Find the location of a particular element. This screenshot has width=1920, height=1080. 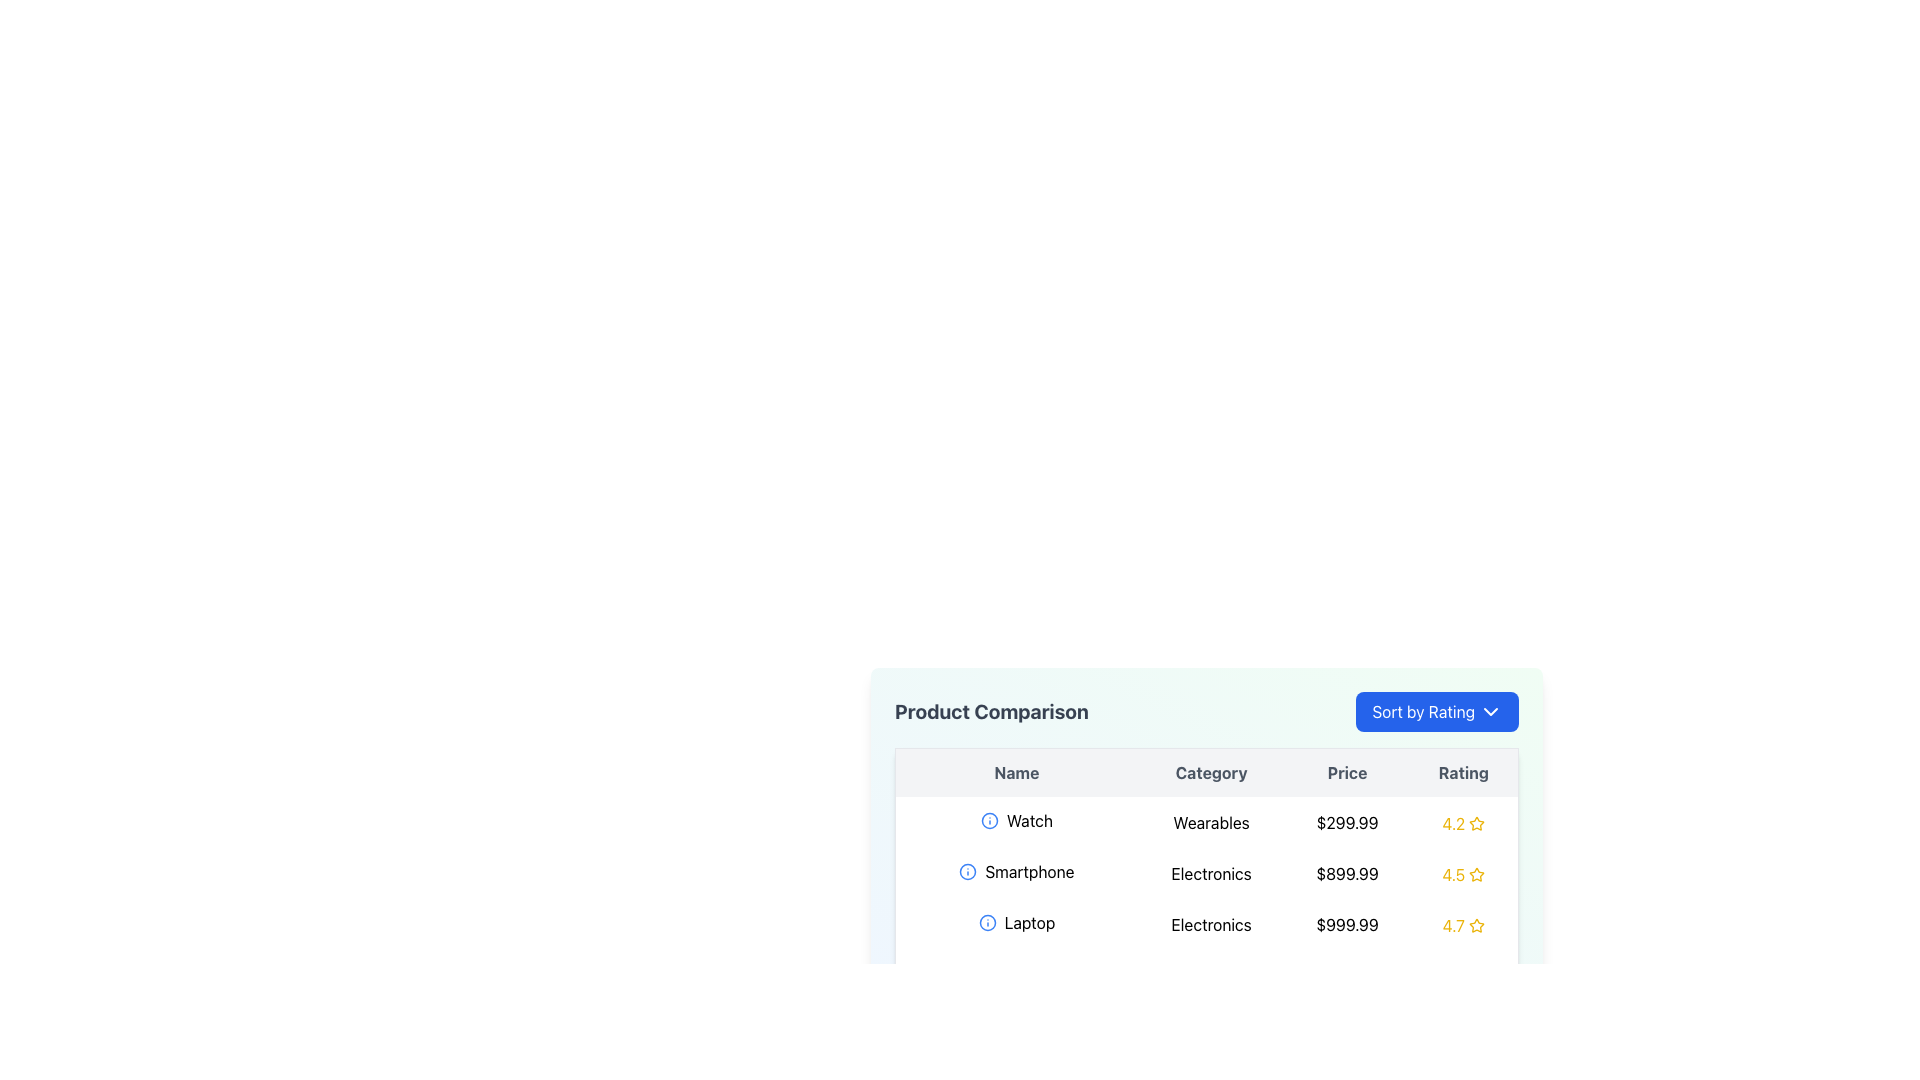

the Text Label displaying '$299.99' in the 'Price' column of the 'Wearables' category is located at coordinates (1347, 822).